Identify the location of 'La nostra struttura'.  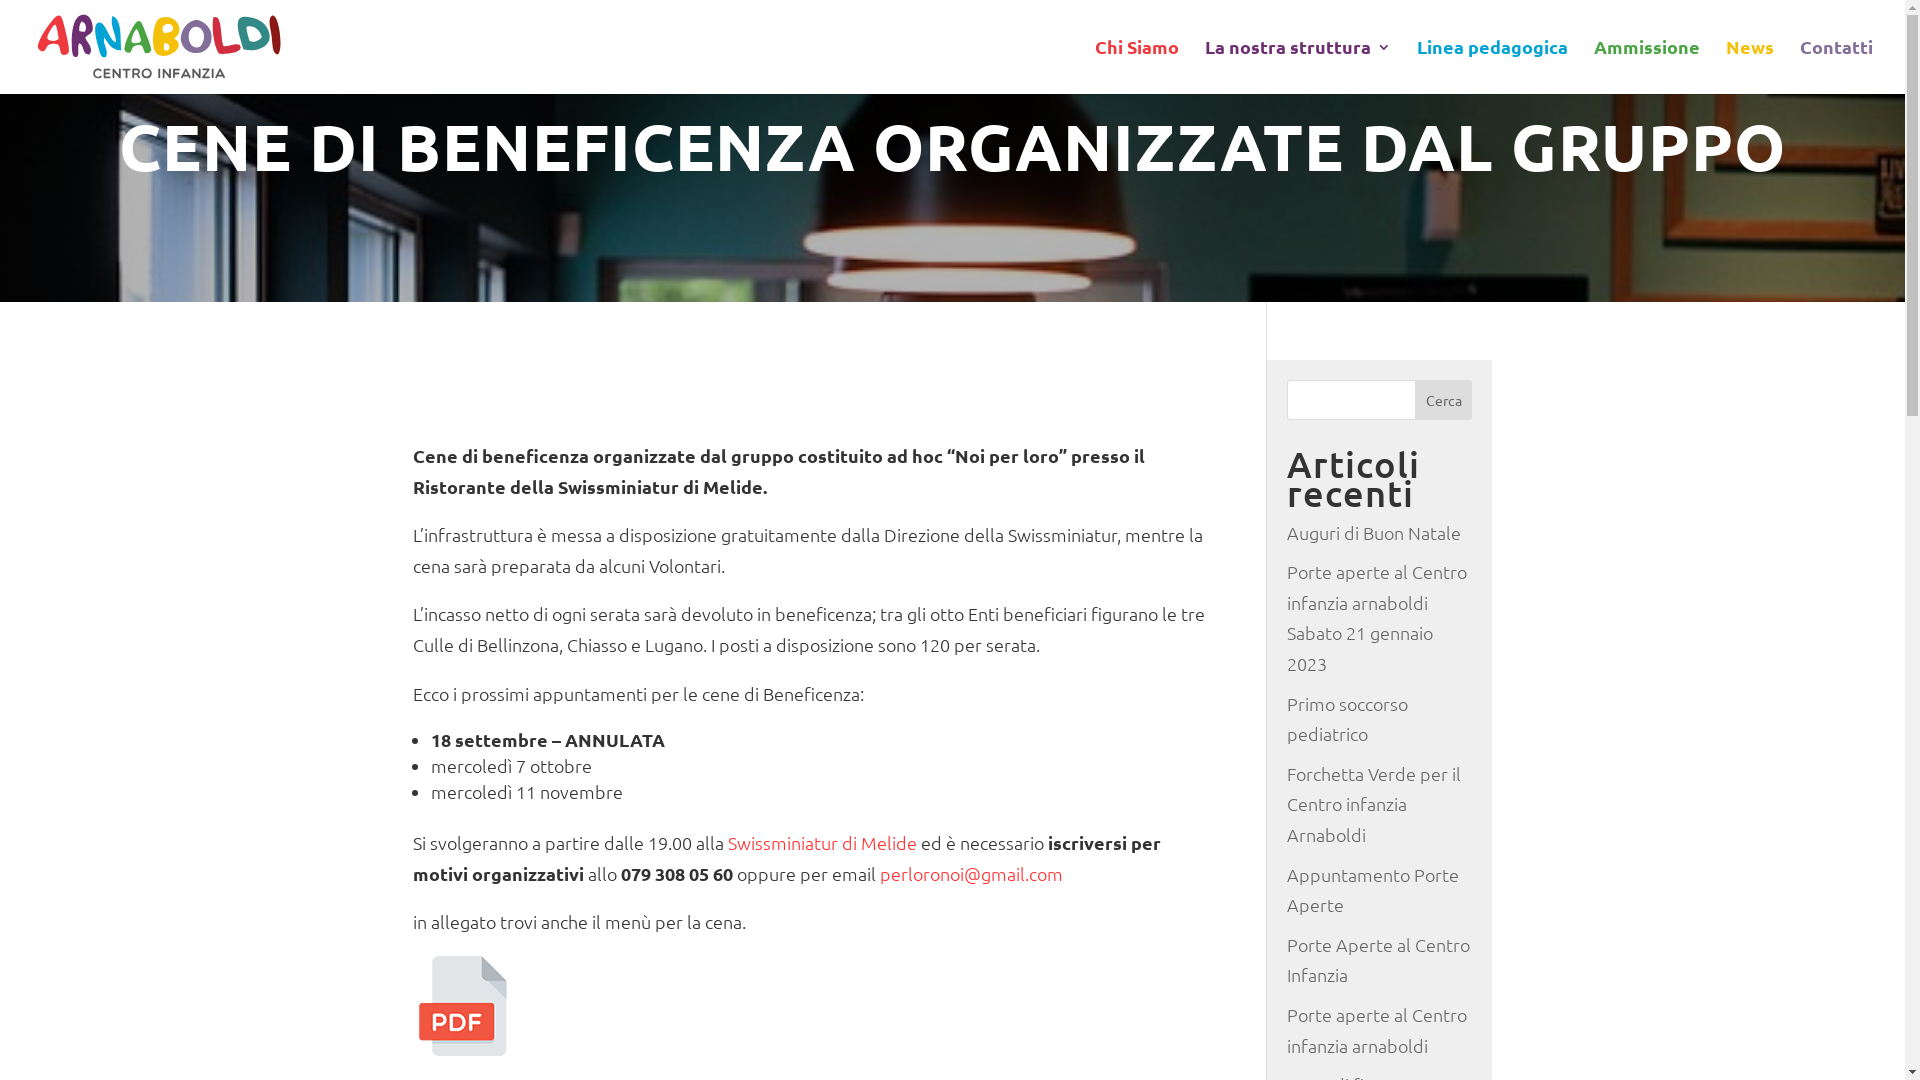
(1203, 65).